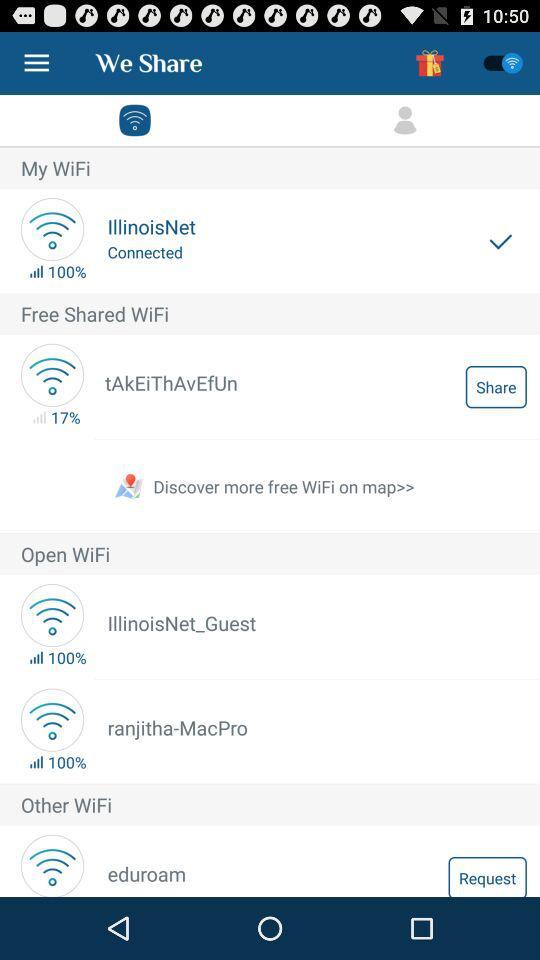 The width and height of the screenshot is (540, 960). Describe the element at coordinates (499, 240) in the screenshot. I see `the item next to the illinoisnet icon` at that location.